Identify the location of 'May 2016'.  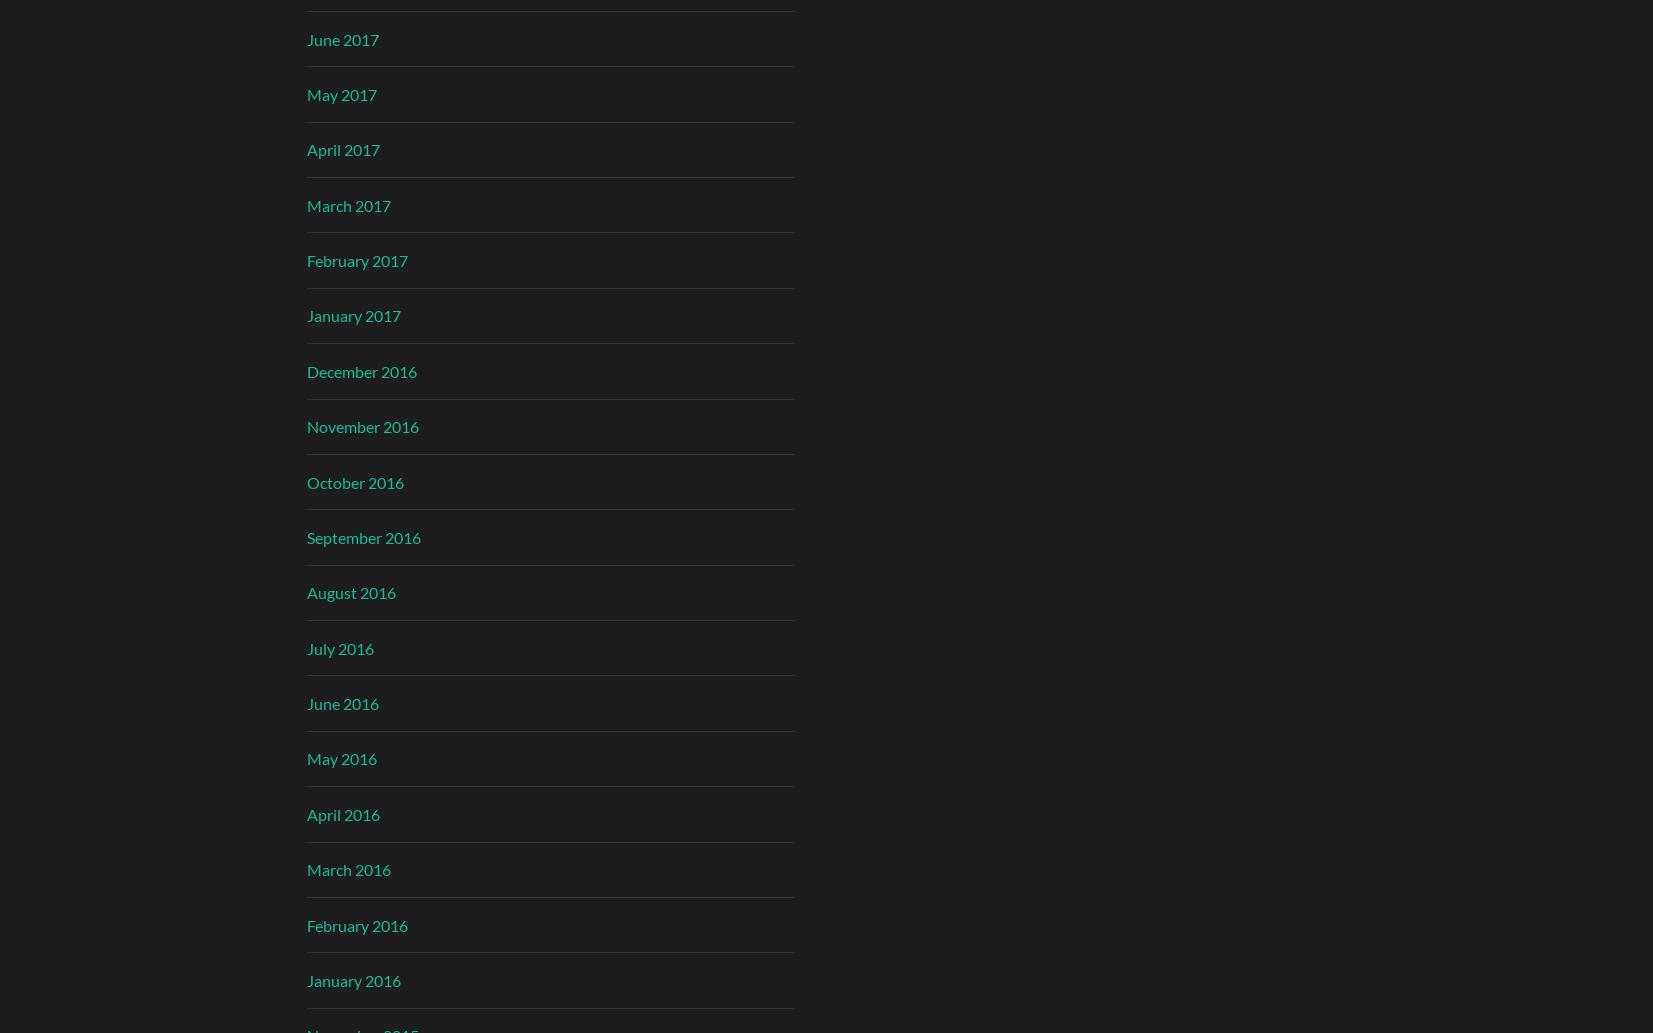
(340, 758).